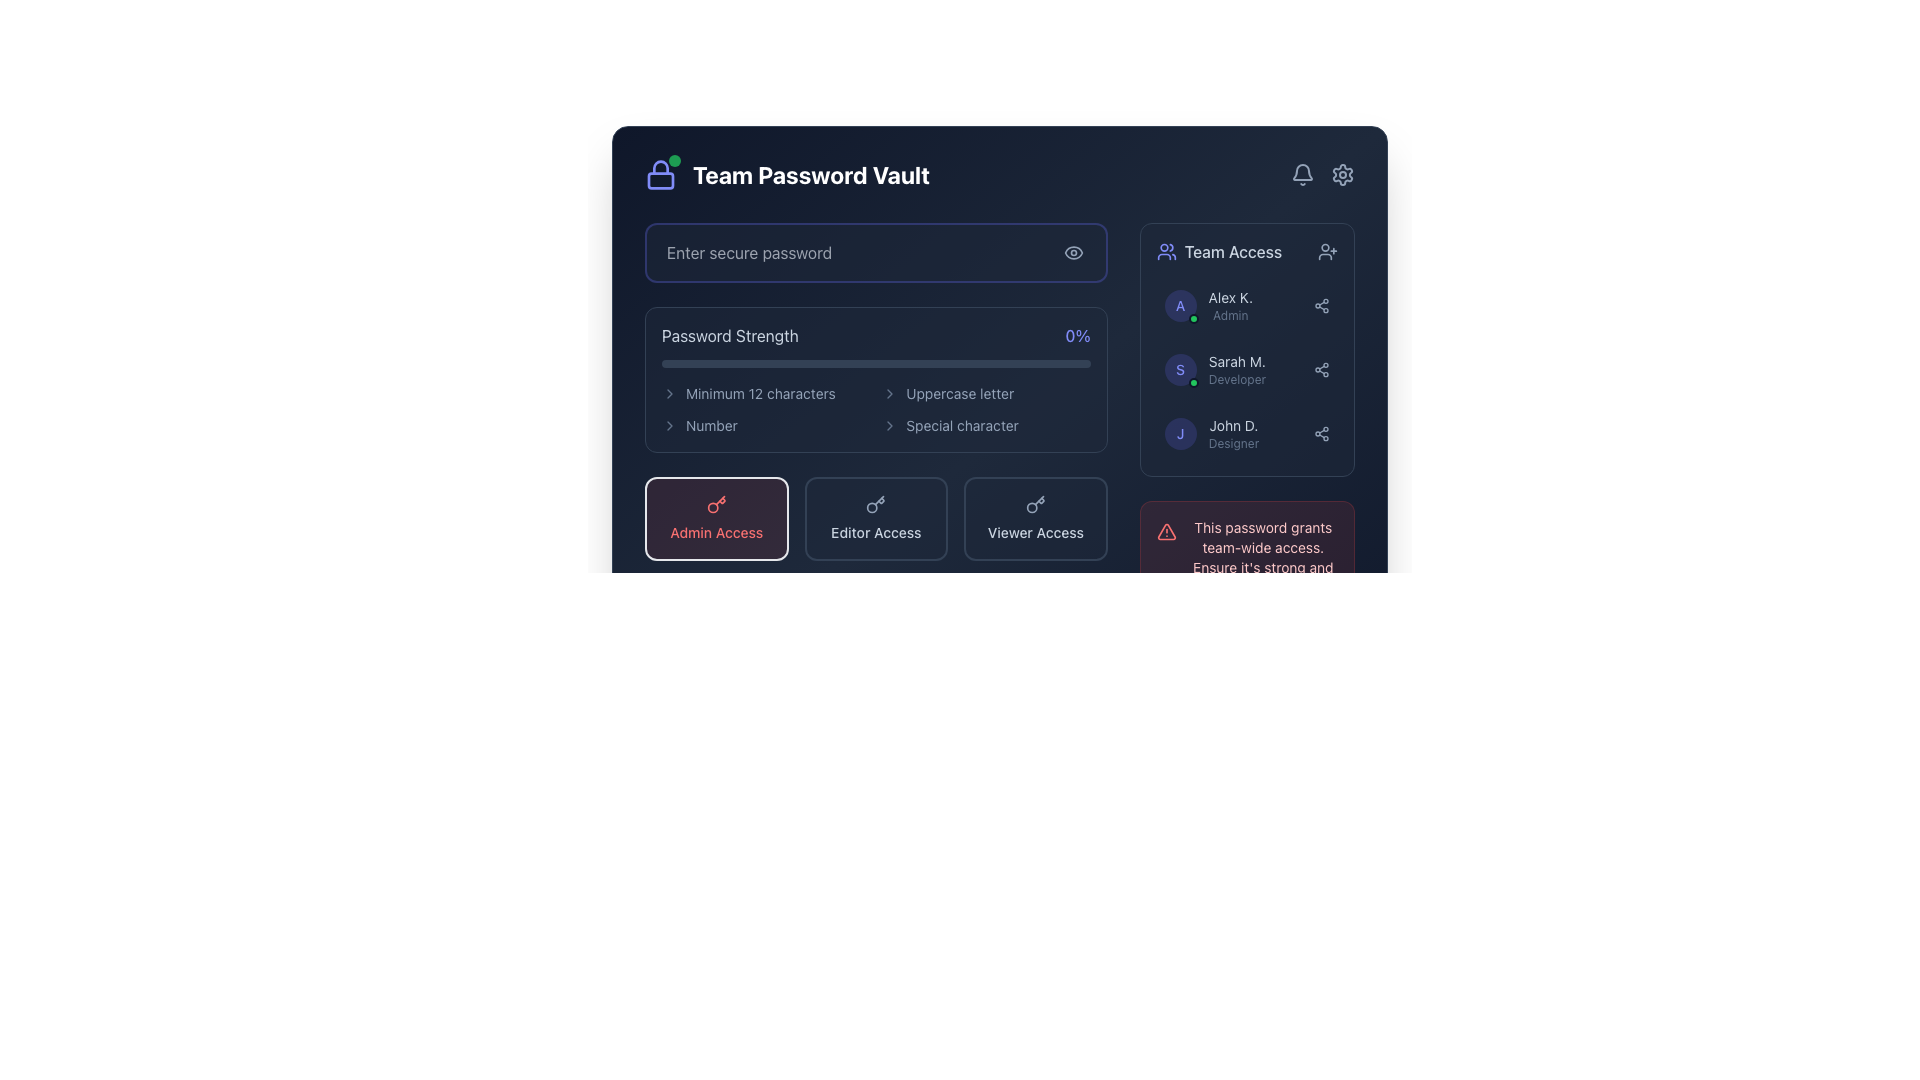 The width and height of the screenshot is (1920, 1080). I want to click on the static text label reading 'John D.' which is styled in light gray and located in the 'Team Access' section, specifically the first line of the entry for 'John D., Designer', so click(1232, 424).